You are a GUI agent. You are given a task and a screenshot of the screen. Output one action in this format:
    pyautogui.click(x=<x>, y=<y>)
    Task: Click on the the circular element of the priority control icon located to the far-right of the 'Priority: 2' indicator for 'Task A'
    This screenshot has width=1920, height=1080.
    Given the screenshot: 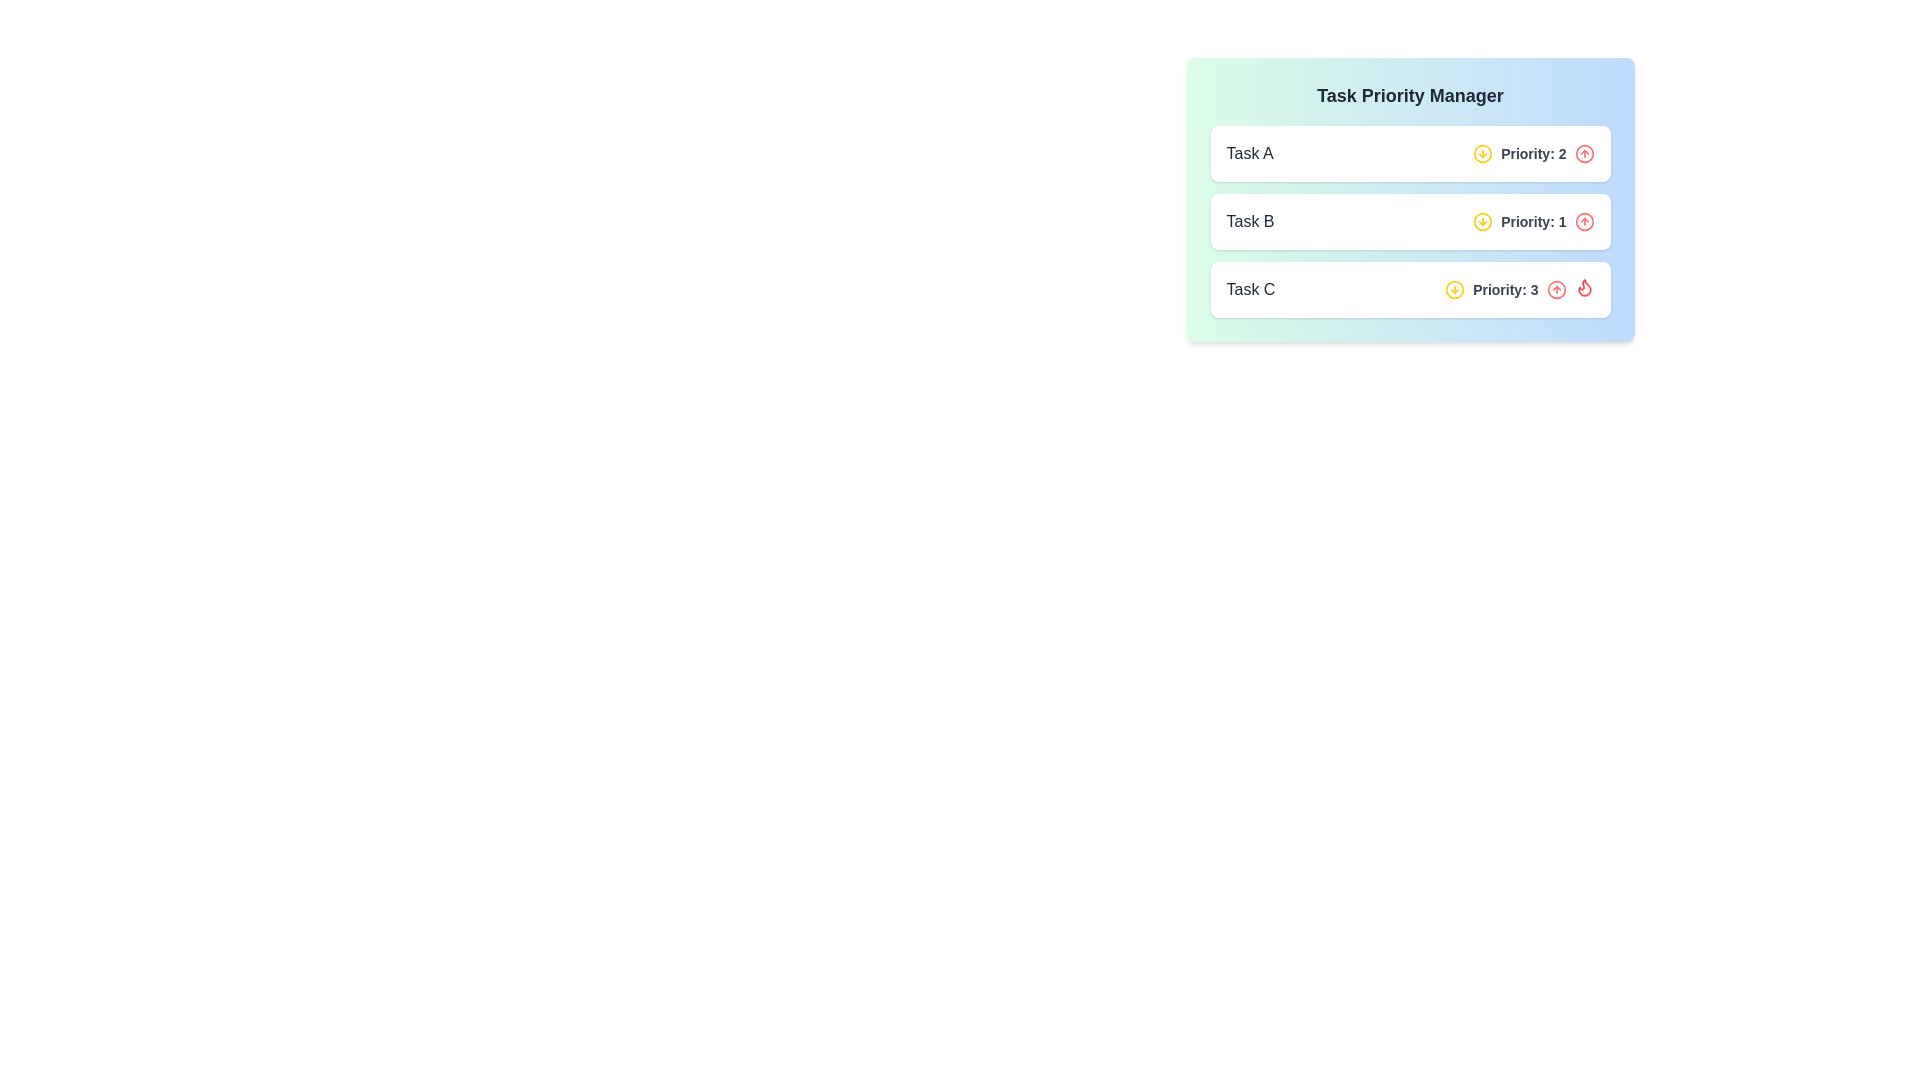 What is the action you would take?
    pyautogui.click(x=1583, y=153)
    